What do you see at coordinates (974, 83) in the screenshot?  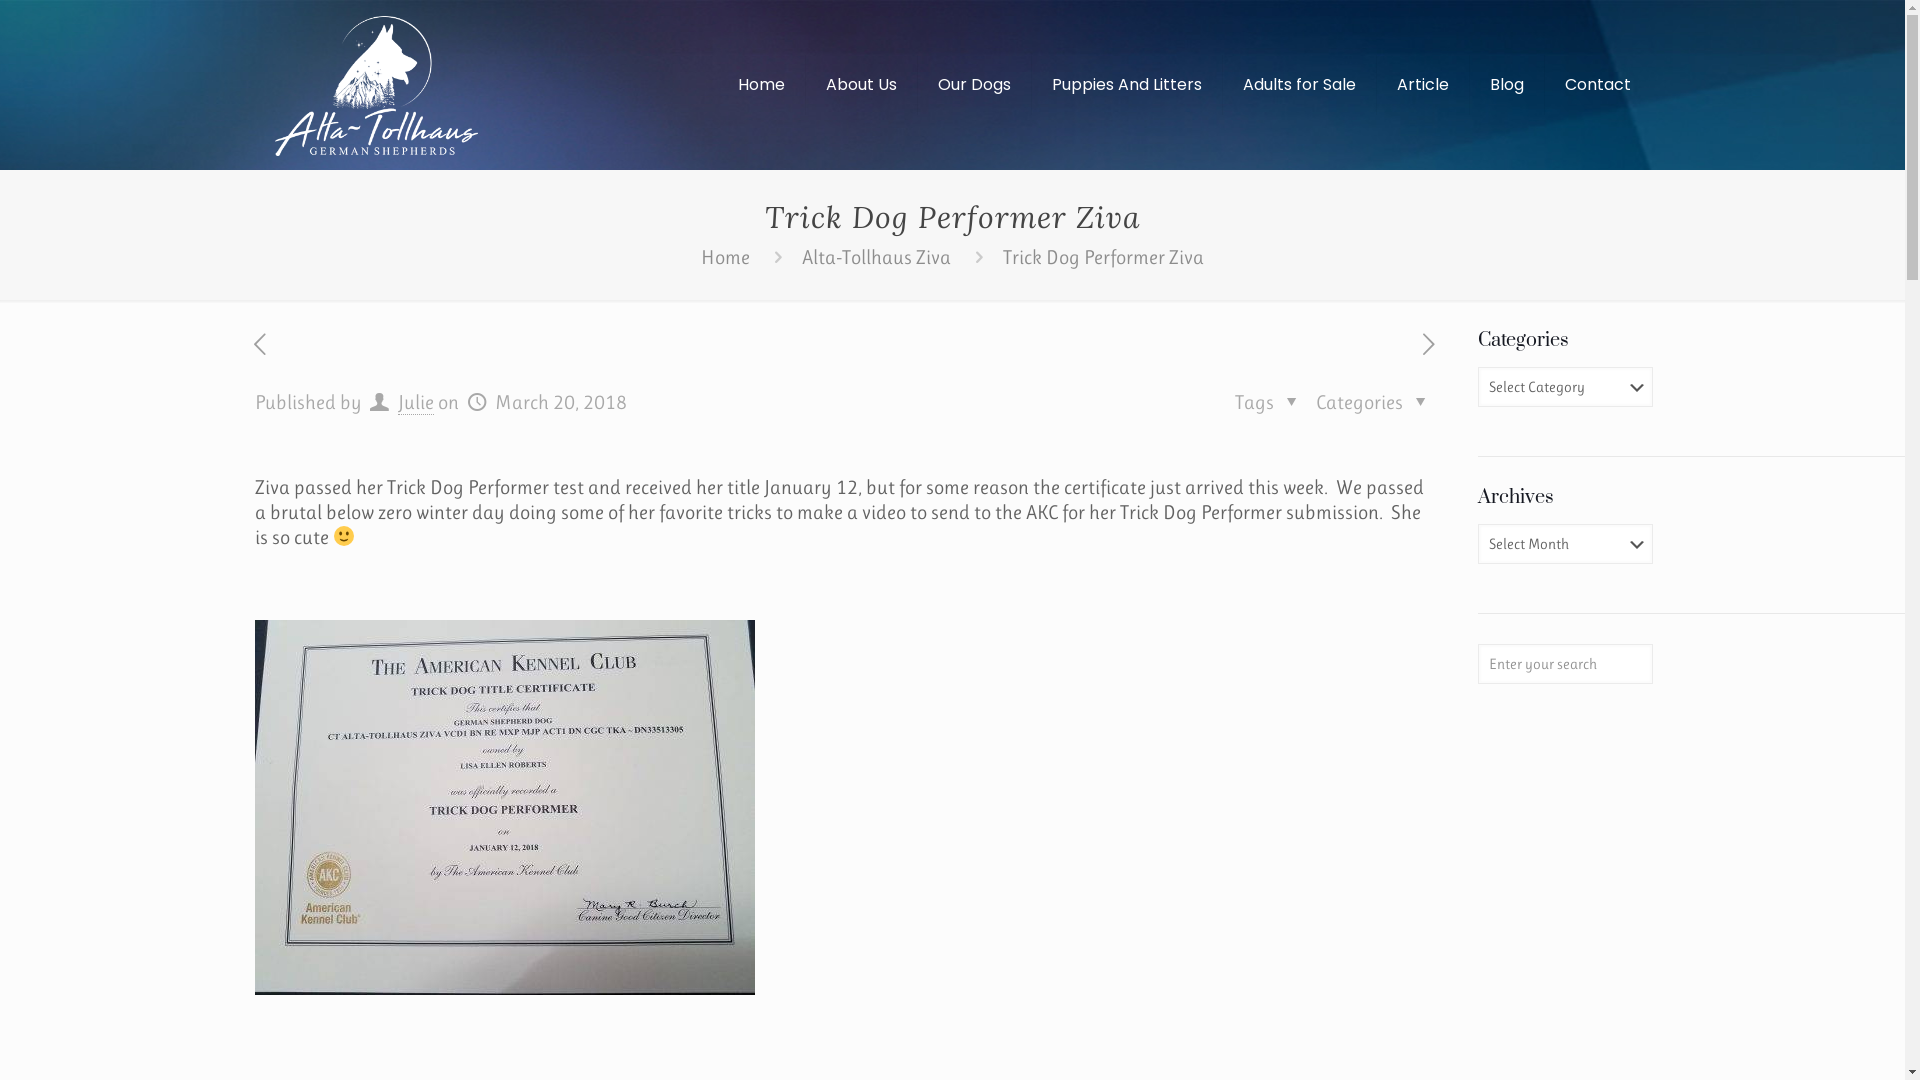 I see `'Our Dogs'` at bounding box center [974, 83].